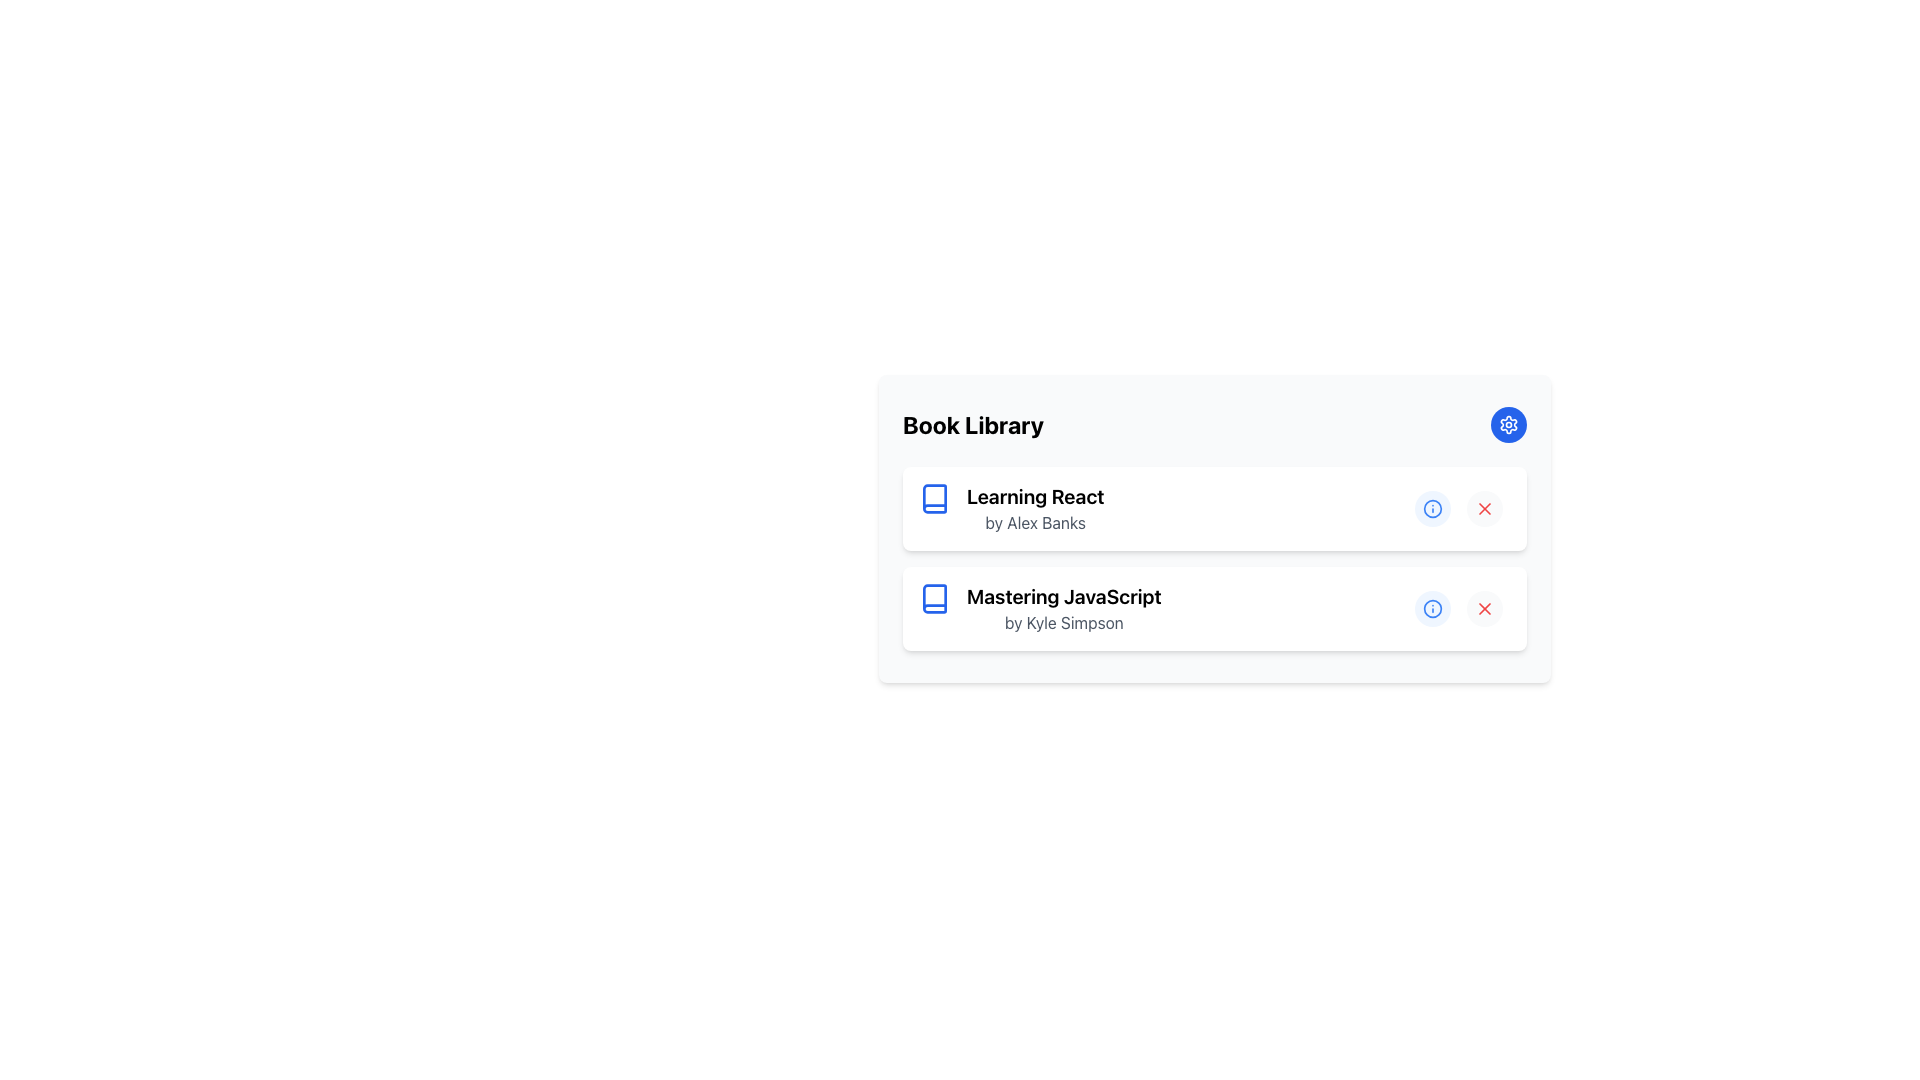 The image size is (1920, 1080). What do you see at coordinates (1035, 496) in the screenshot?
I see `the title text label 'Learning React' that serves as the clear identifier for the book item` at bounding box center [1035, 496].